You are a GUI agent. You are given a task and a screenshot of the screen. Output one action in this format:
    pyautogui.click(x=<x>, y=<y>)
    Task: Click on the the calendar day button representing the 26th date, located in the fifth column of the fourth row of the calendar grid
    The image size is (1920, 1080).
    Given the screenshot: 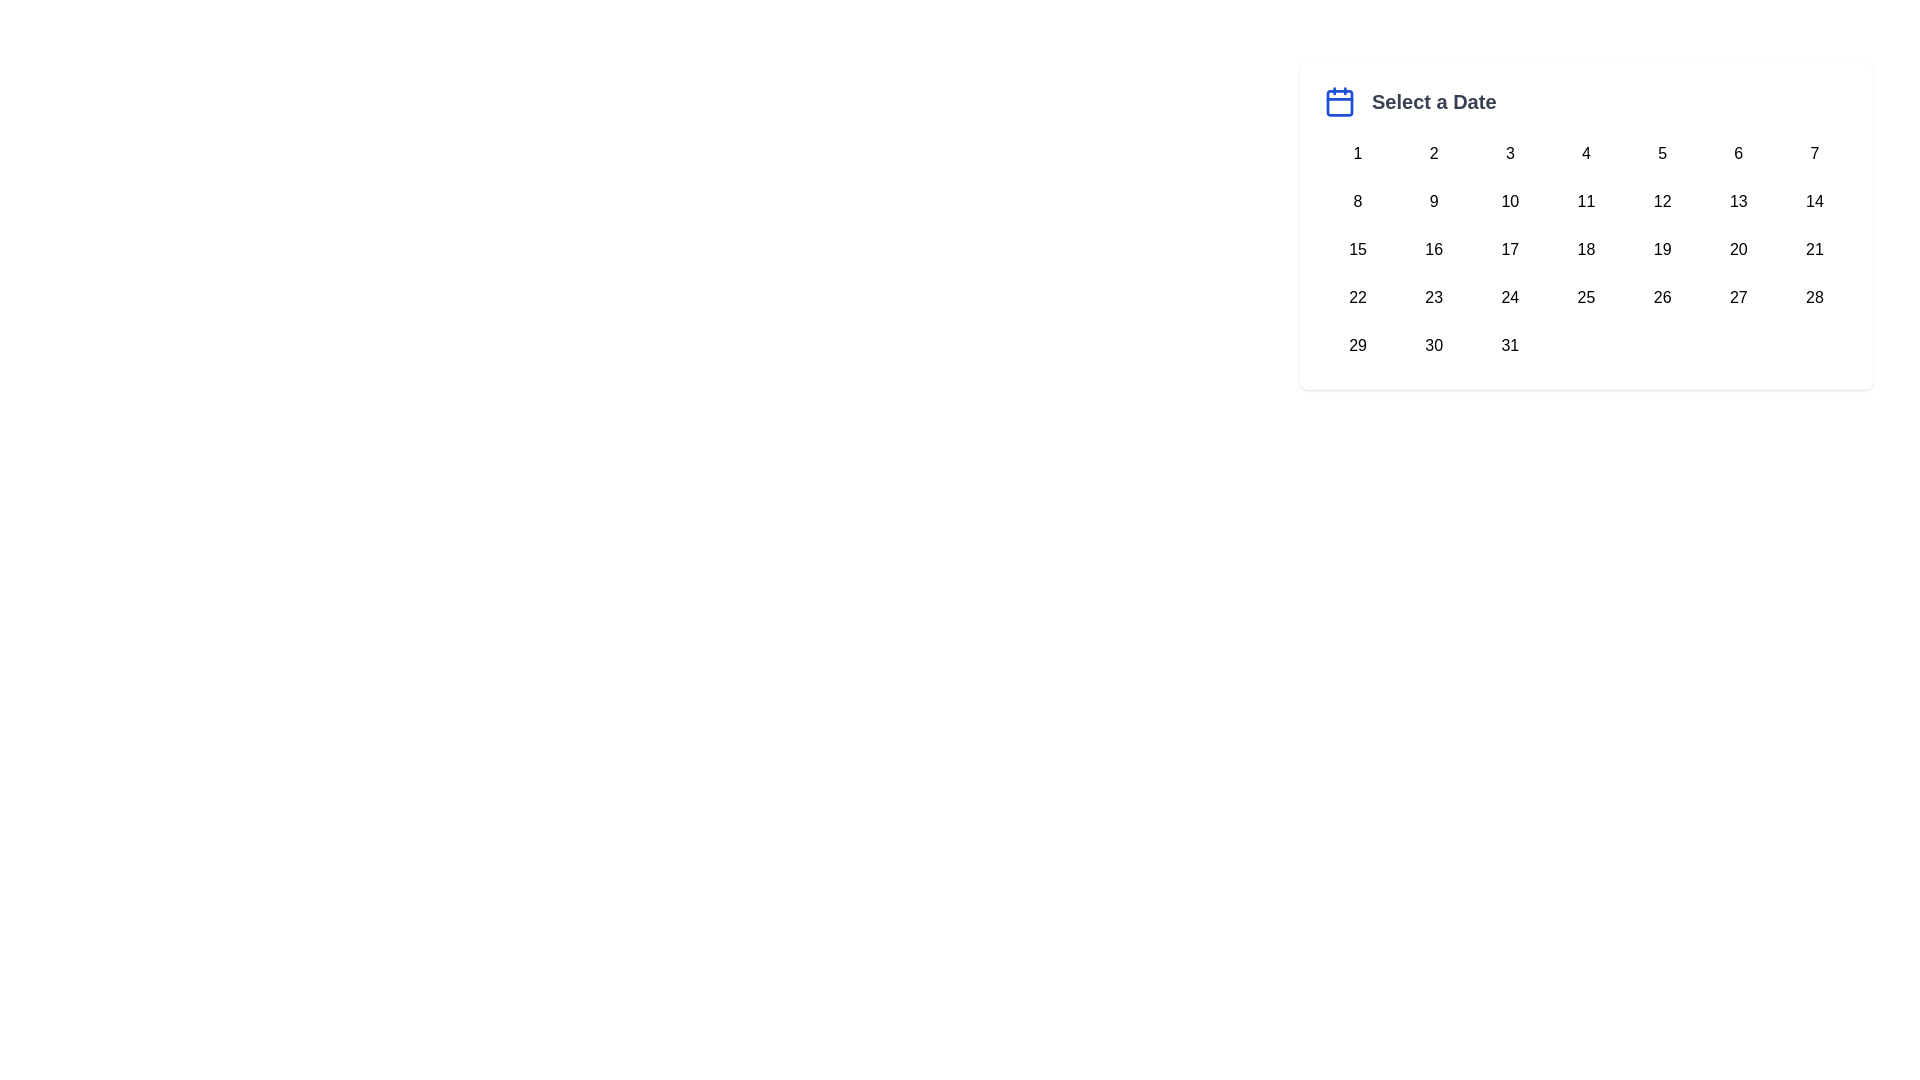 What is the action you would take?
    pyautogui.click(x=1662, y=297)
    